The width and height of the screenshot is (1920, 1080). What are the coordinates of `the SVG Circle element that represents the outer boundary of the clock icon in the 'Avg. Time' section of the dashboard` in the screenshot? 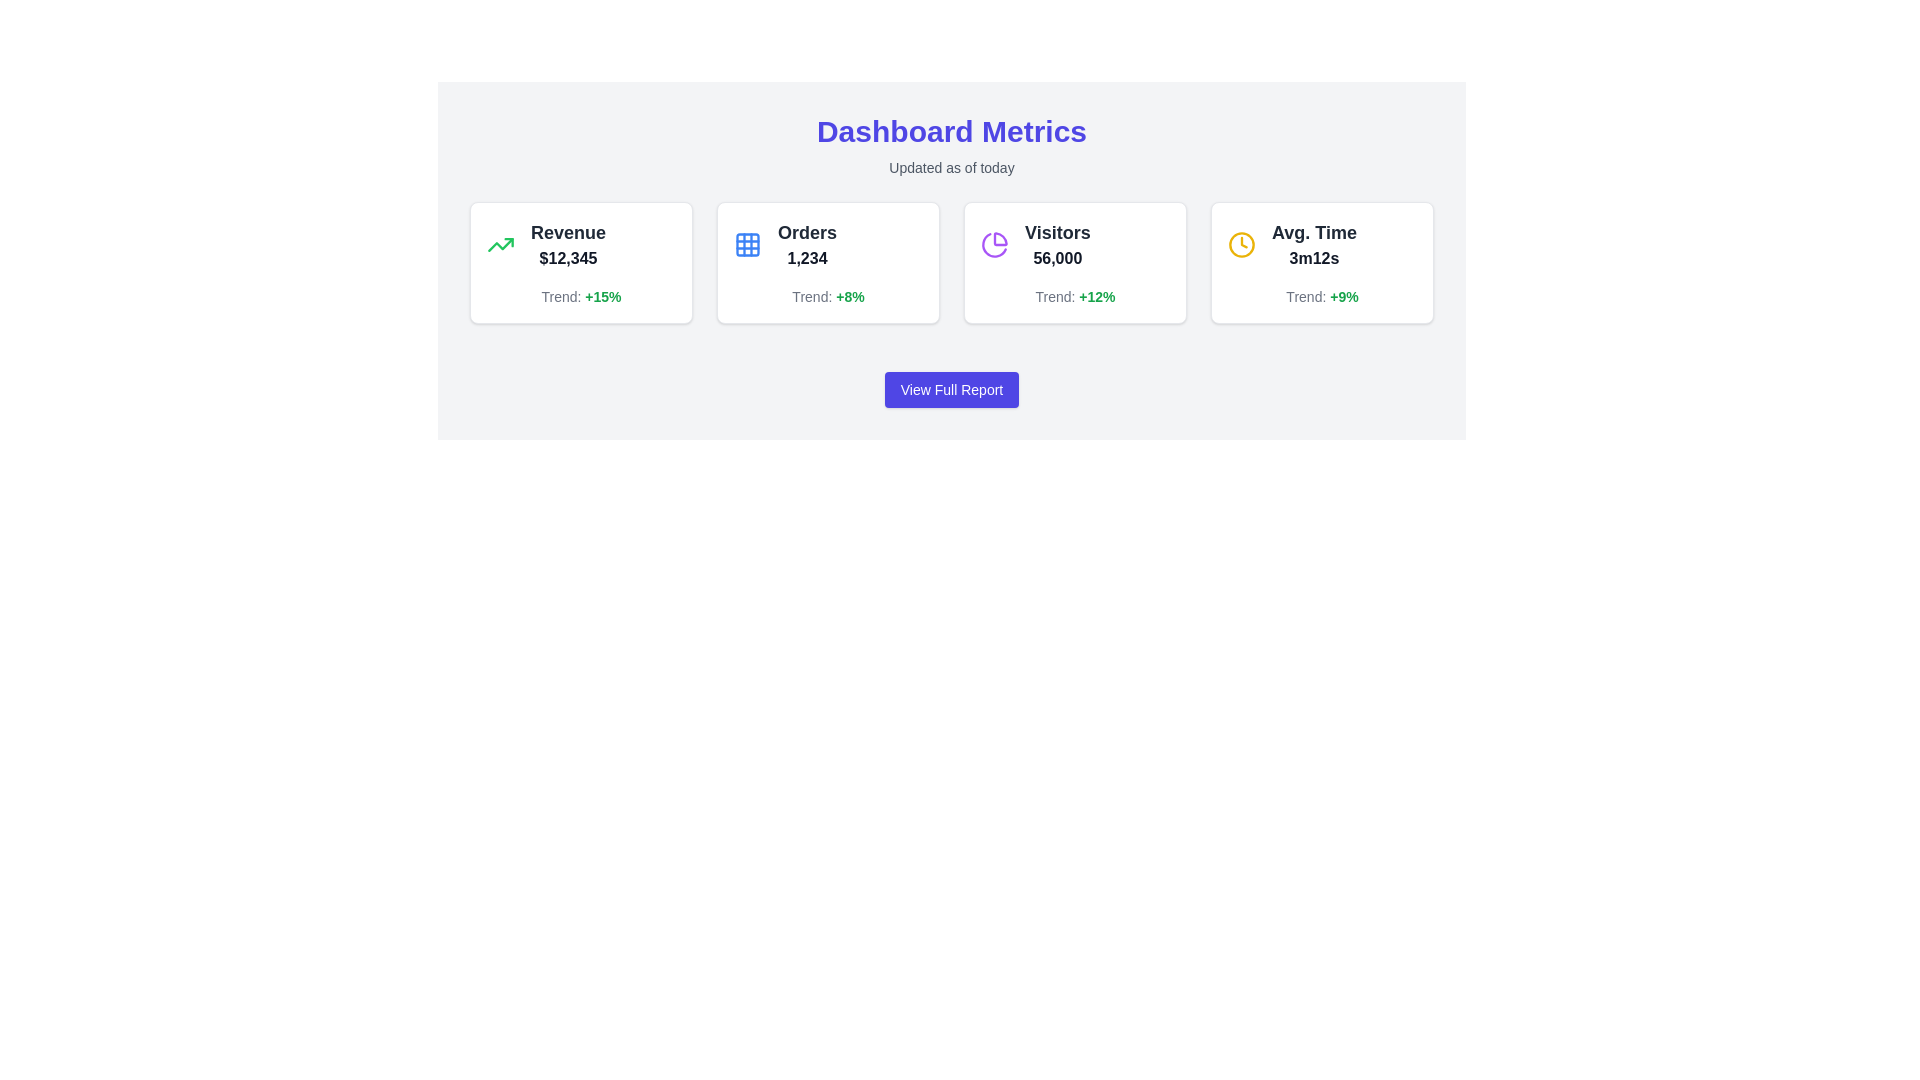 It's located at (1241, 242).